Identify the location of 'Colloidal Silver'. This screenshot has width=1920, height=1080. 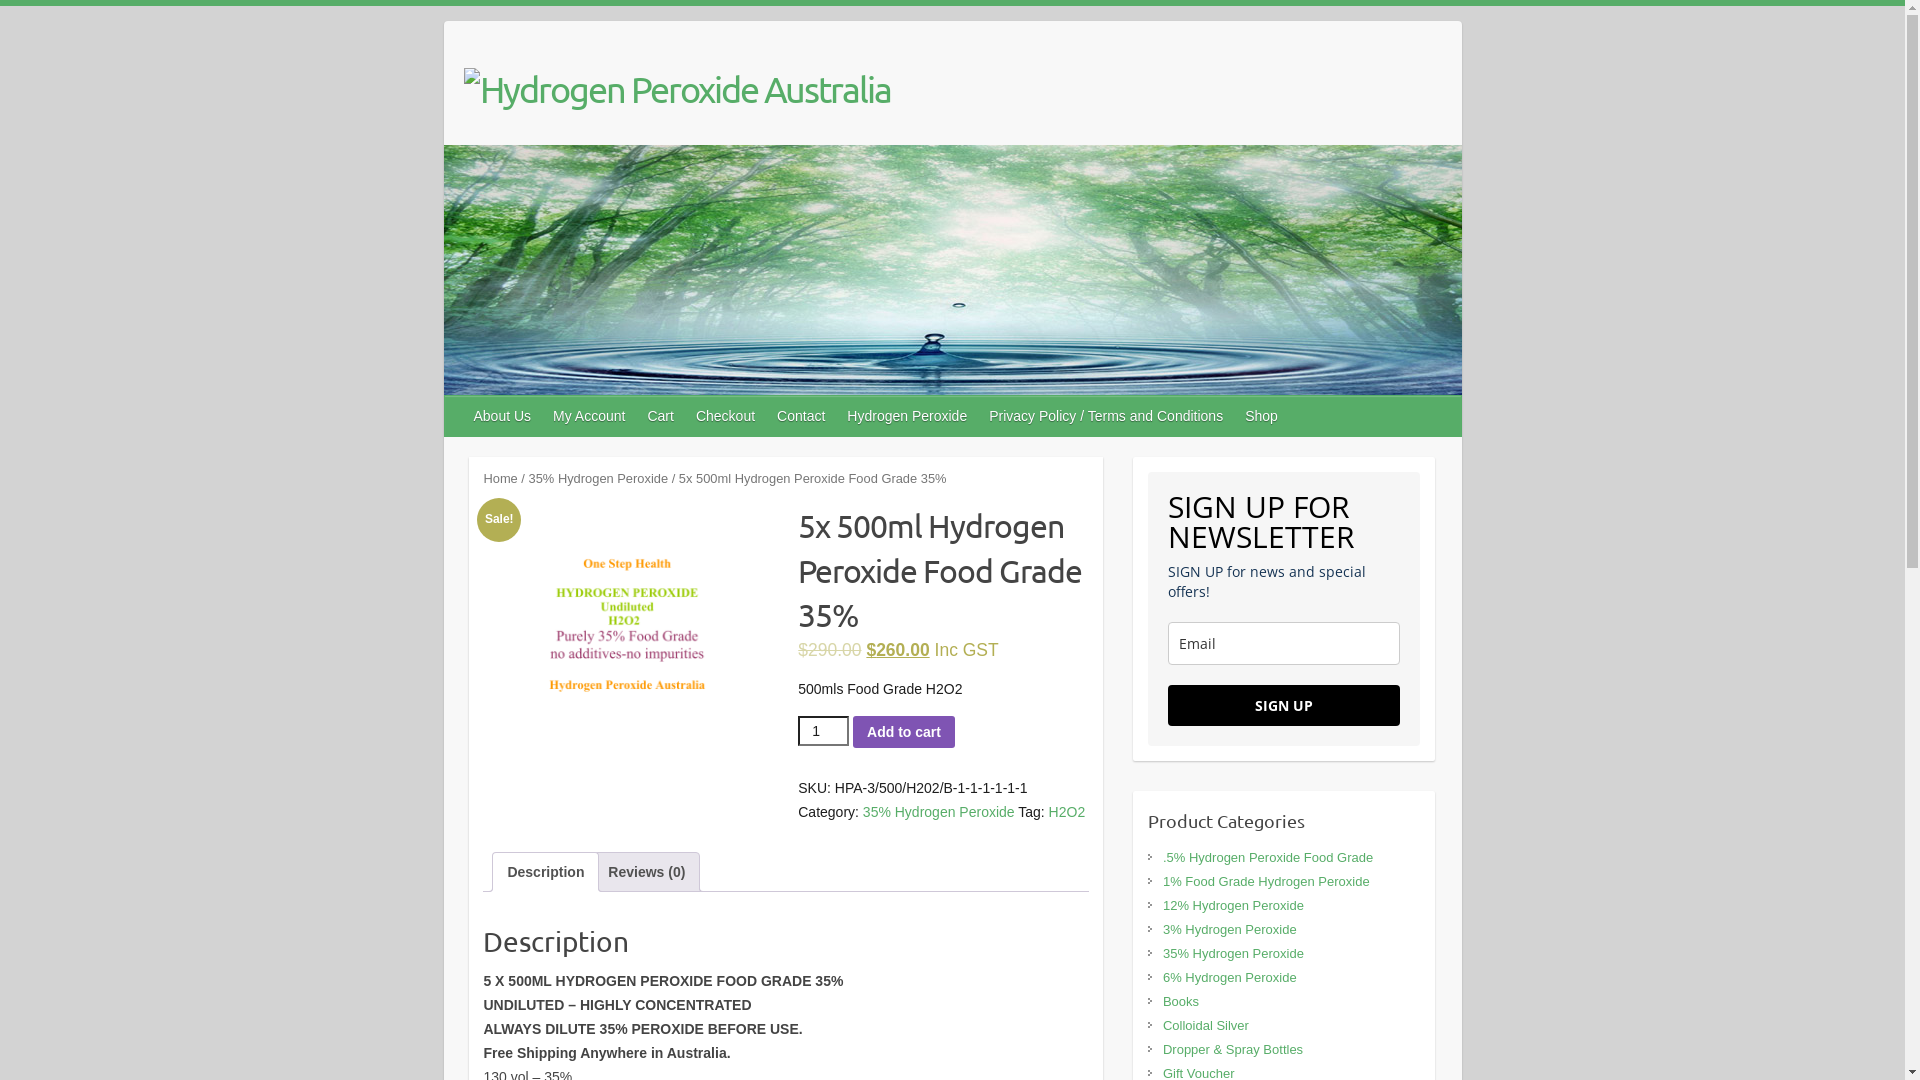
(1204, 1025).